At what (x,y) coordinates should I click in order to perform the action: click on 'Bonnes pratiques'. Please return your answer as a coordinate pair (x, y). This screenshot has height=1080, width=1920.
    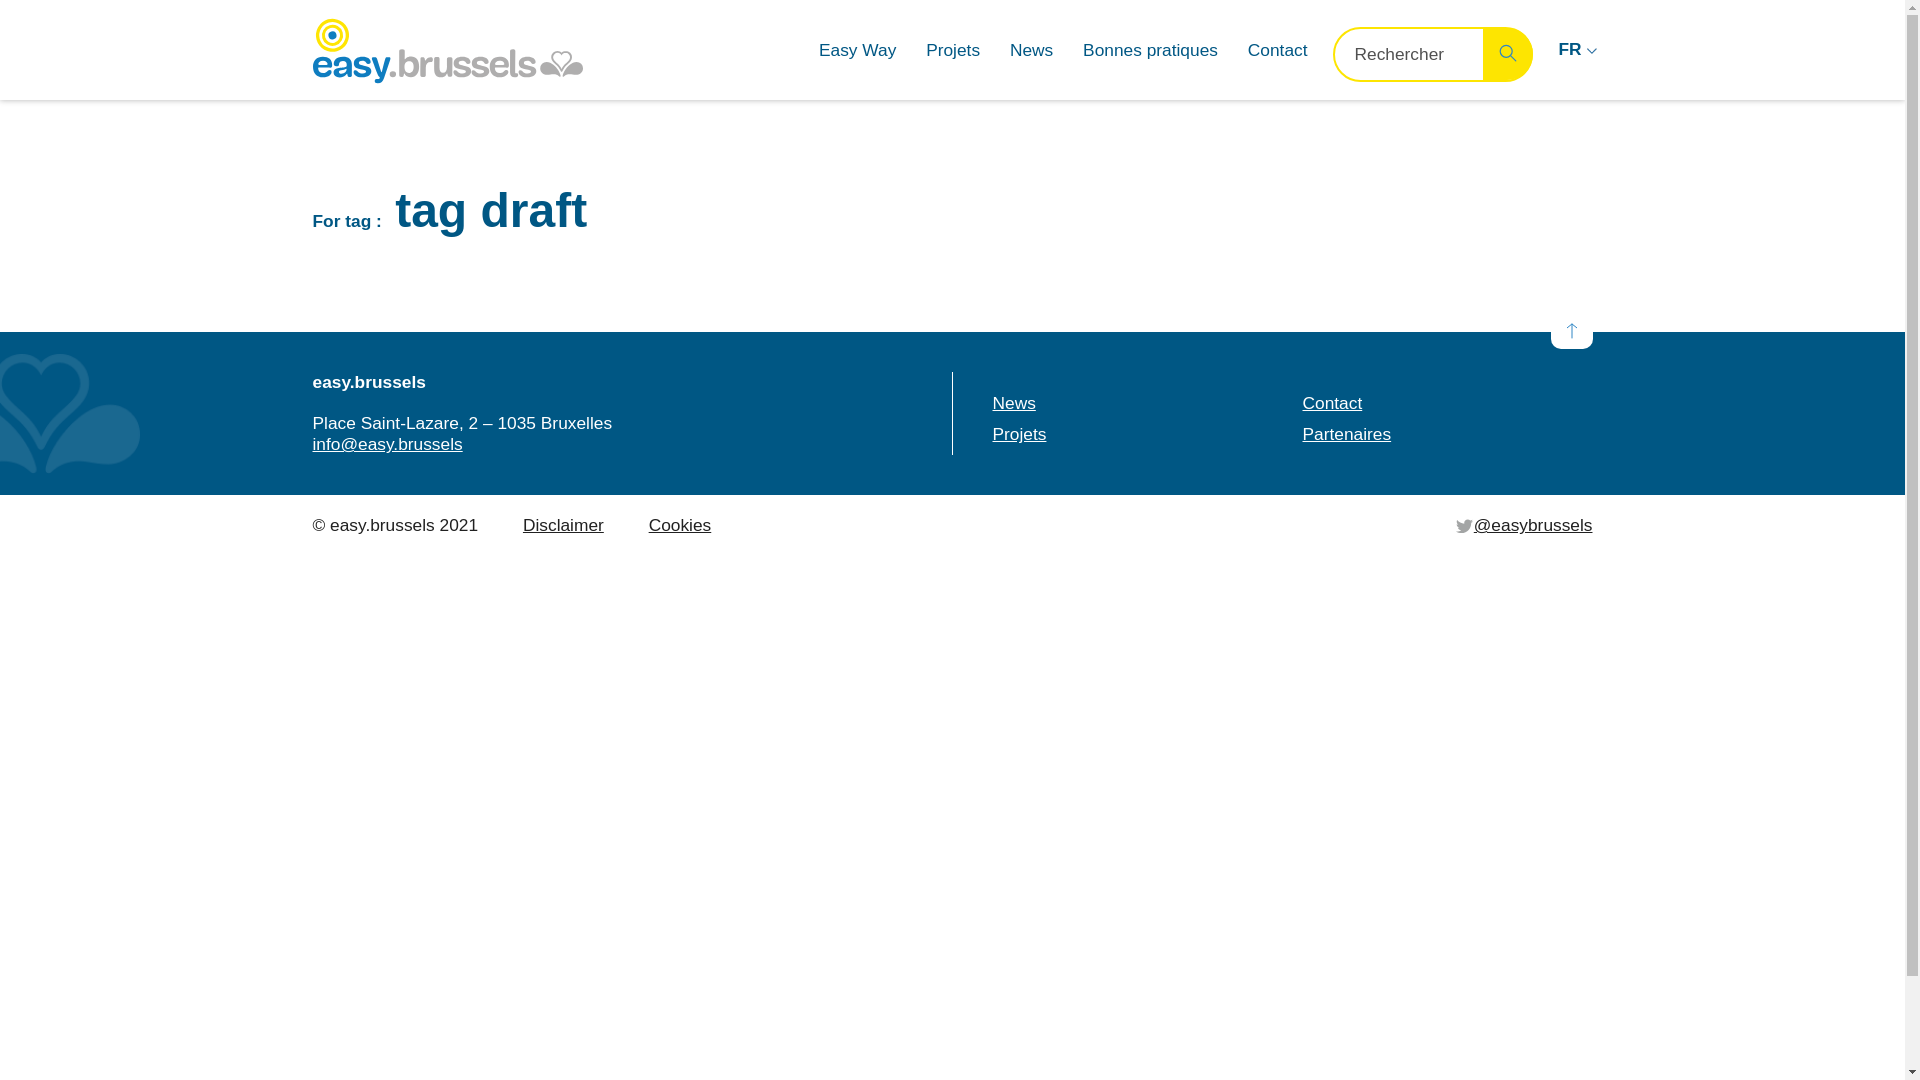
    Looking at the image, I should click on (1082, 49).